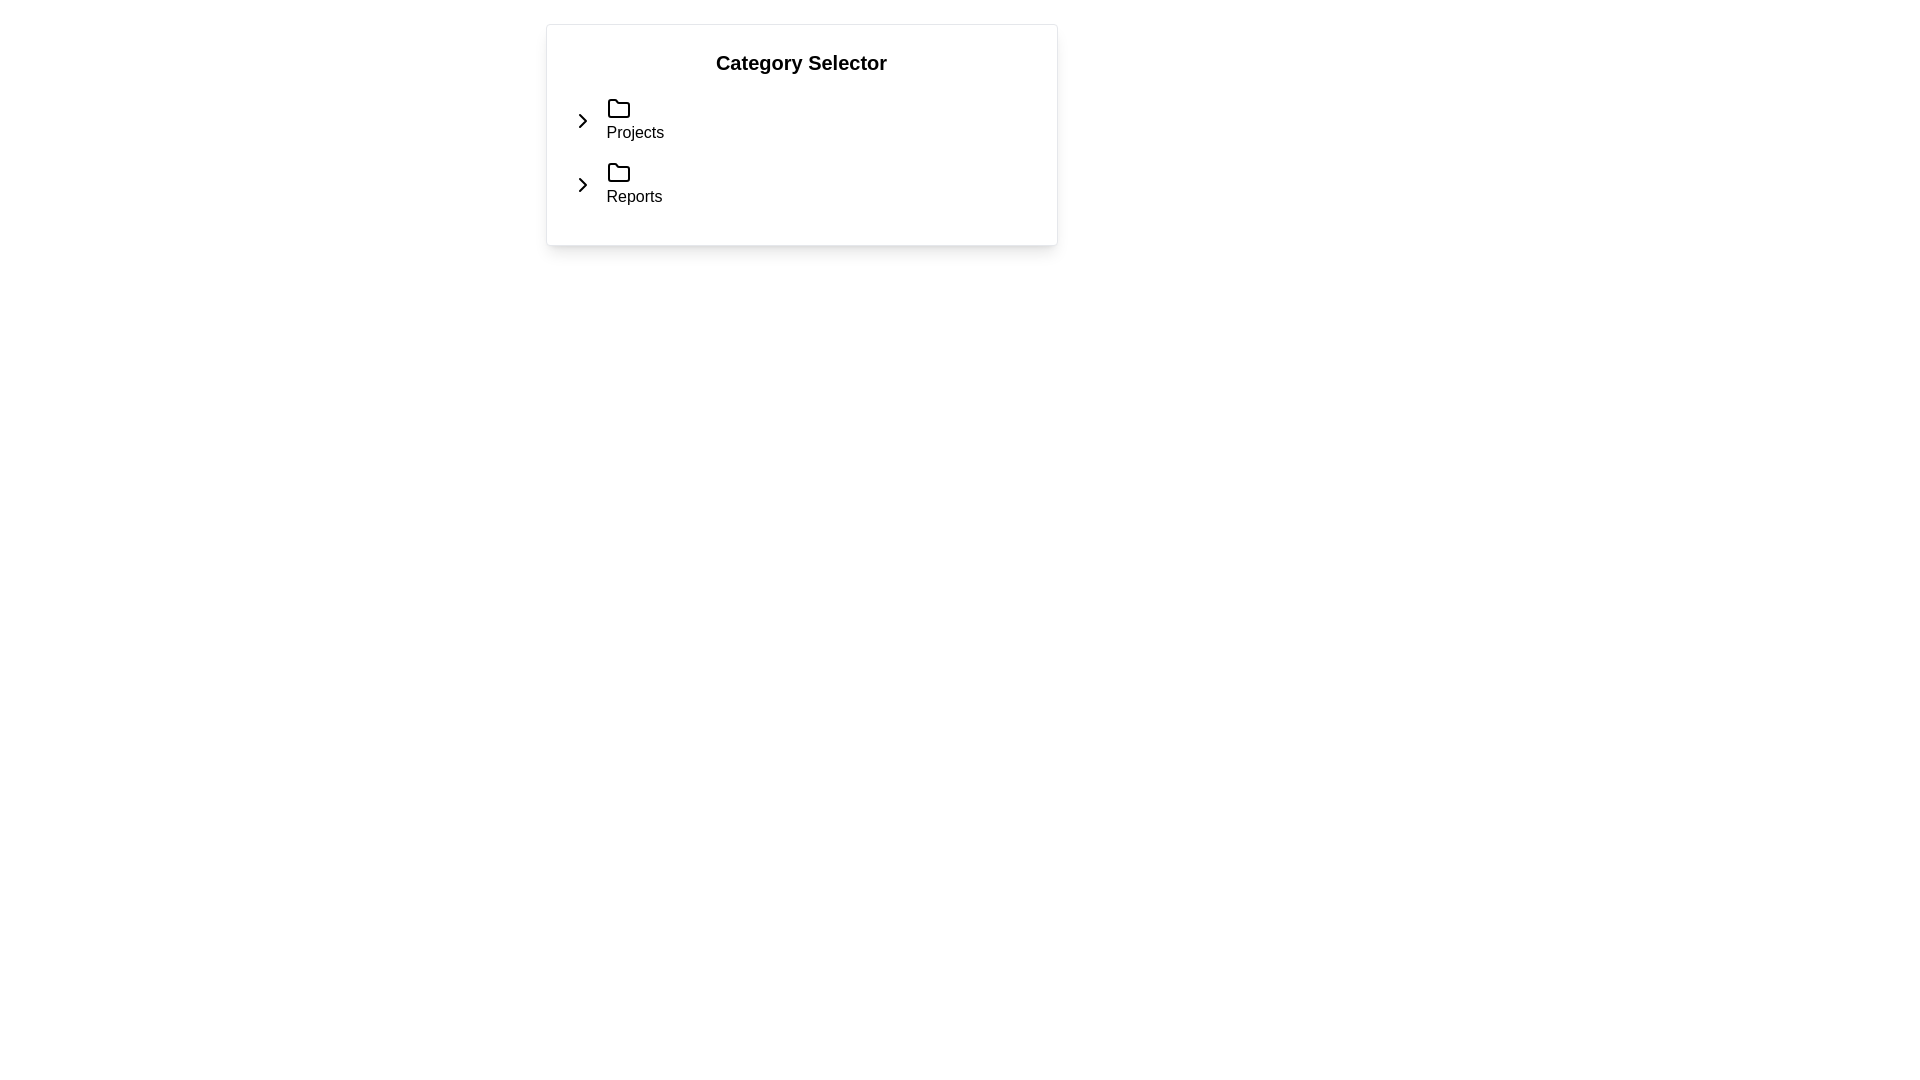 The image size is (1920, 1080). I want to click on the chevron button located to the left of the 'Reports' text, so click(581, 185).